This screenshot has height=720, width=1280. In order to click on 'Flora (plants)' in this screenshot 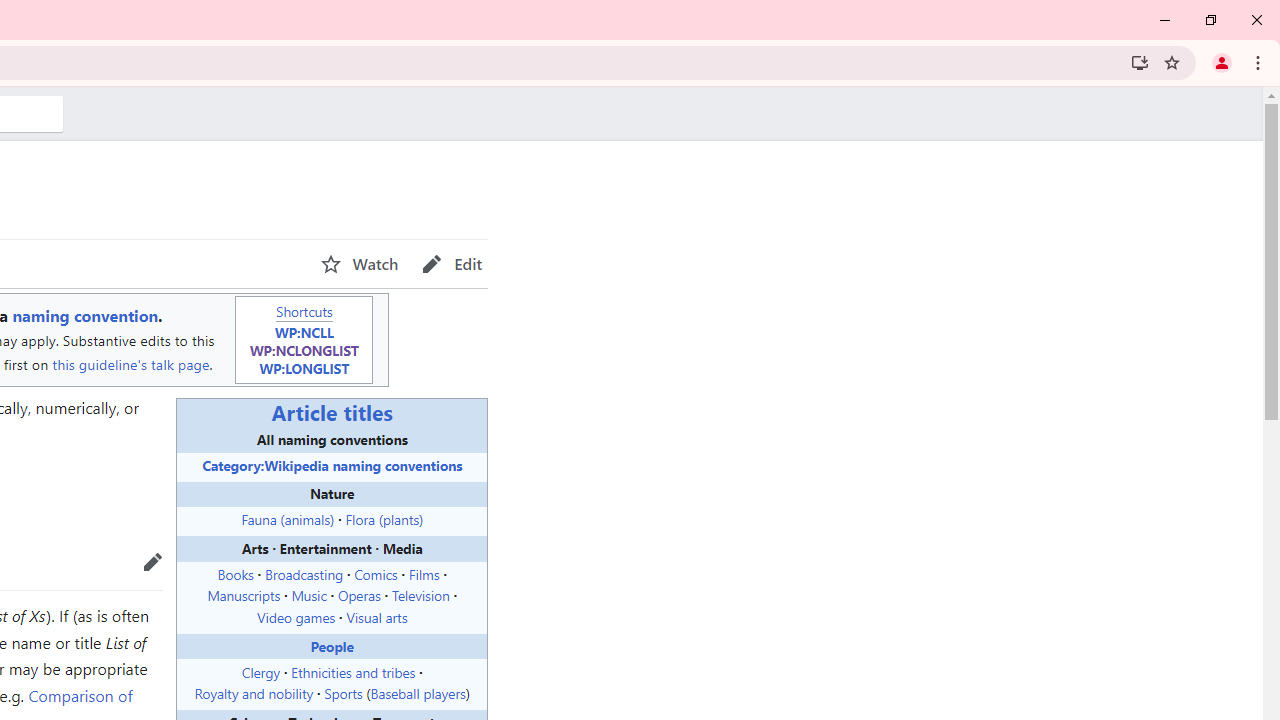, I will do `click(384, 518)`.